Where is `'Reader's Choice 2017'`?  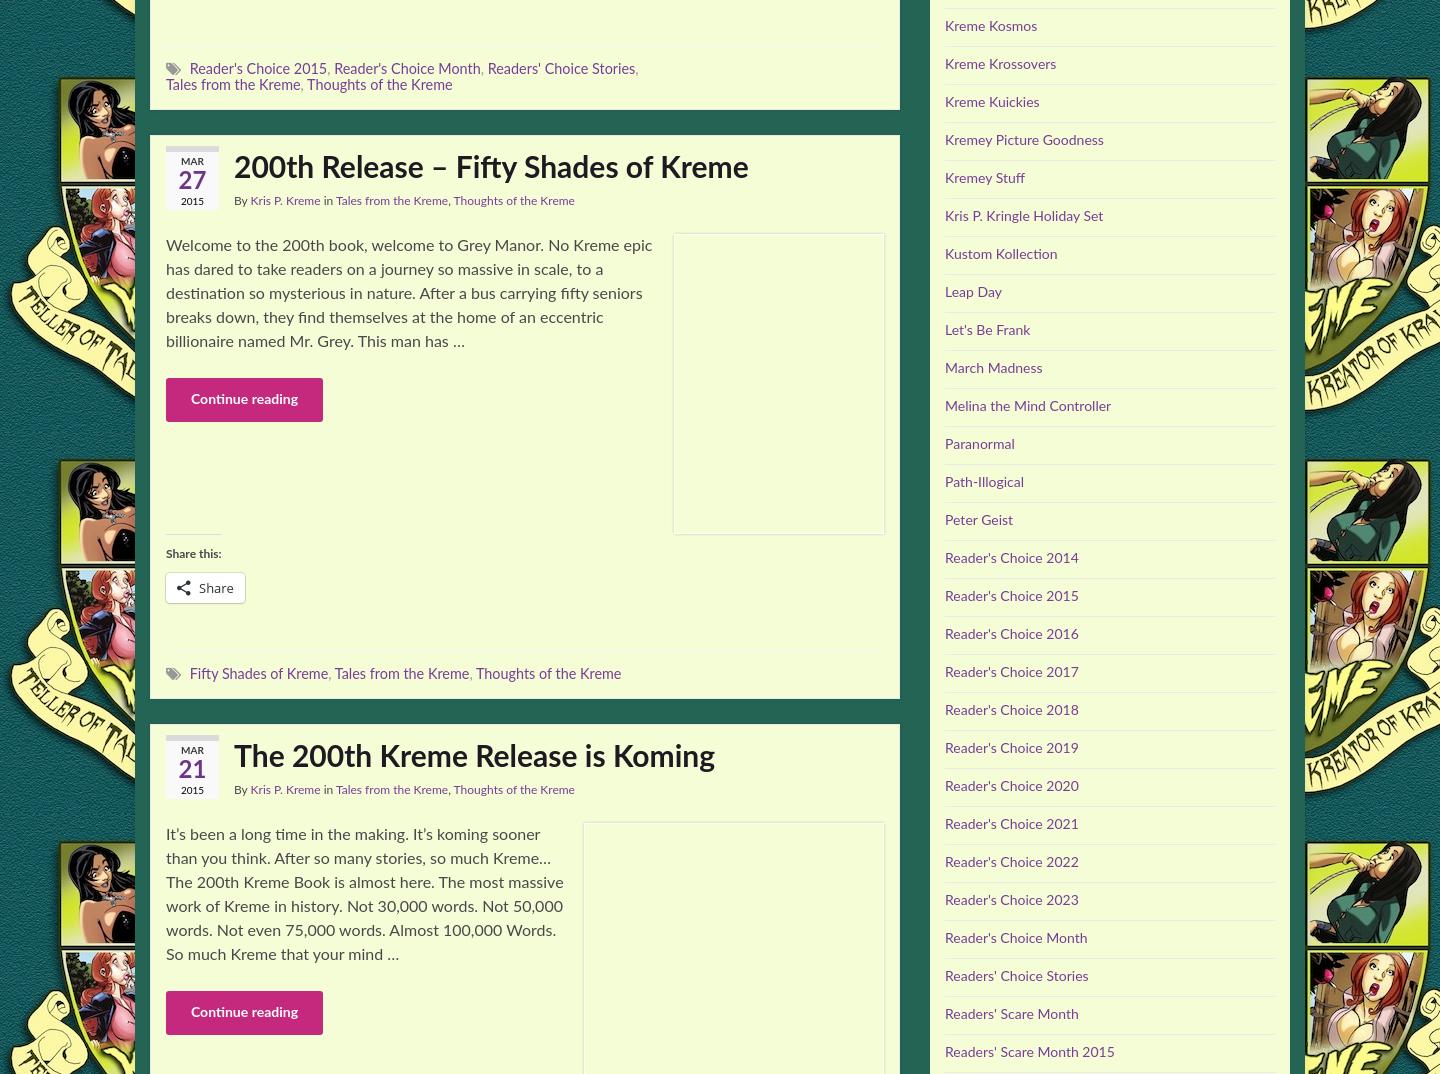 'Reader's Choice 2017' is located at coordinates (1010, 671).